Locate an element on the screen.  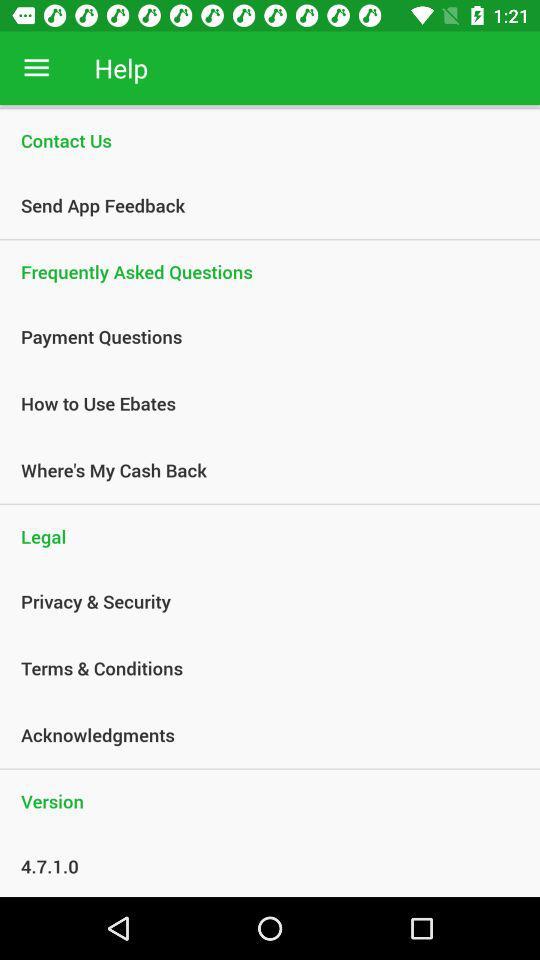
where s my is located at coordinates (259, 470).